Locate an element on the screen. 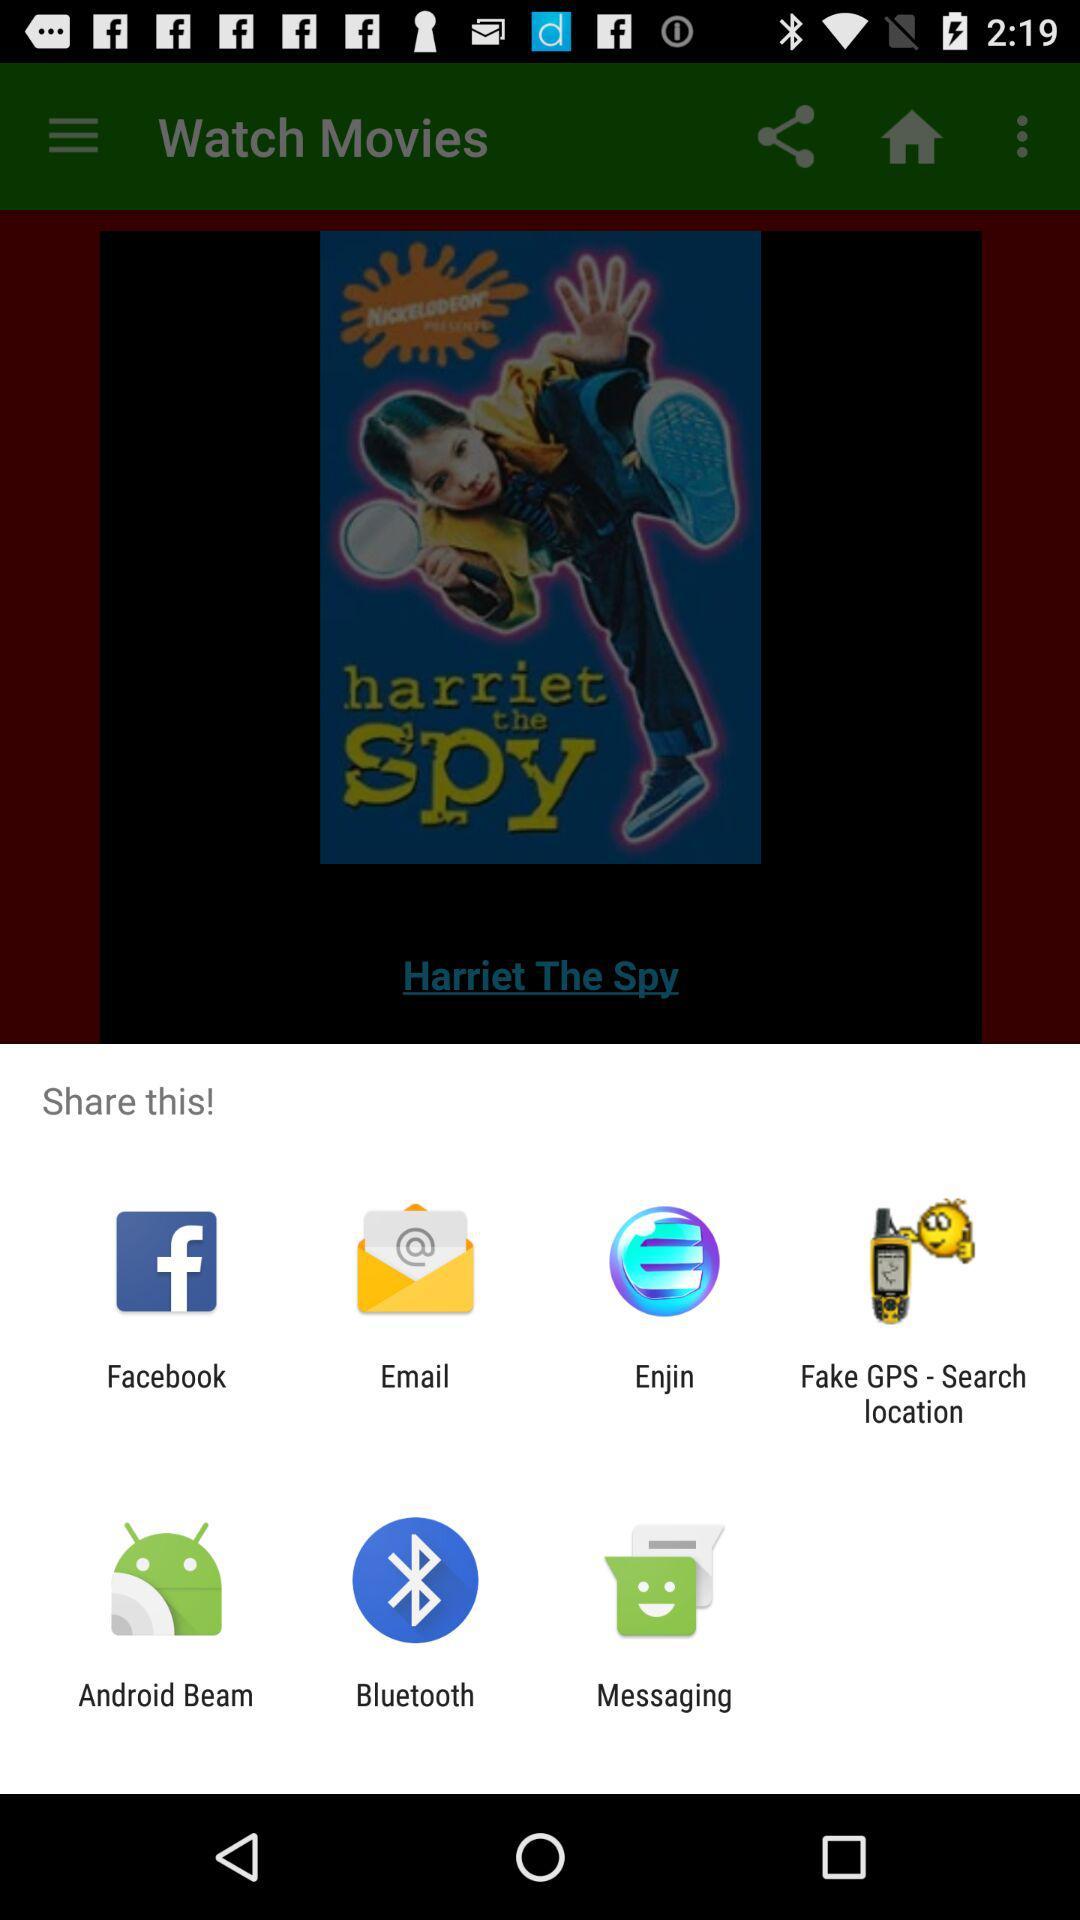  item at the bottom right corner is located at coordinates (913, 1392).